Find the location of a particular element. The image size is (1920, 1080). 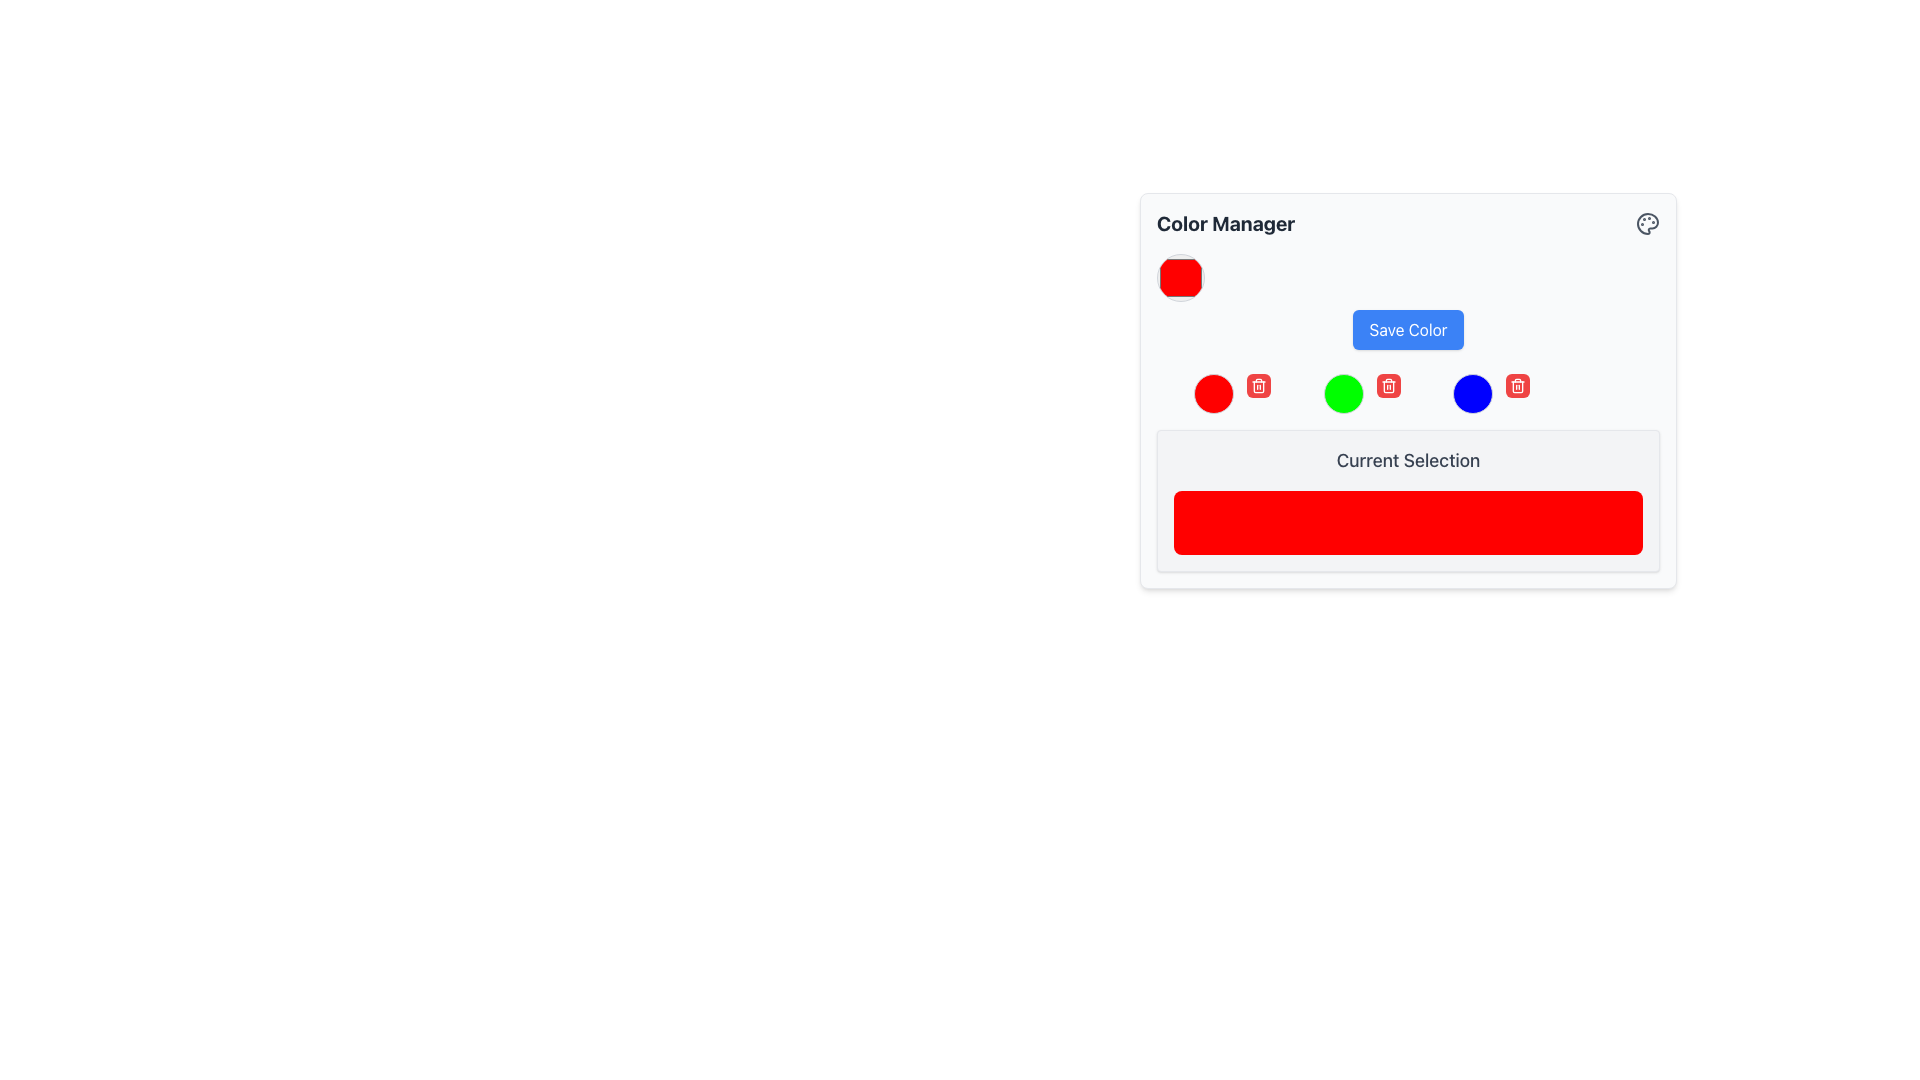

the trash bin icon styled with a red fill, located inside a red circular button is located at coordinates (1387, 385).